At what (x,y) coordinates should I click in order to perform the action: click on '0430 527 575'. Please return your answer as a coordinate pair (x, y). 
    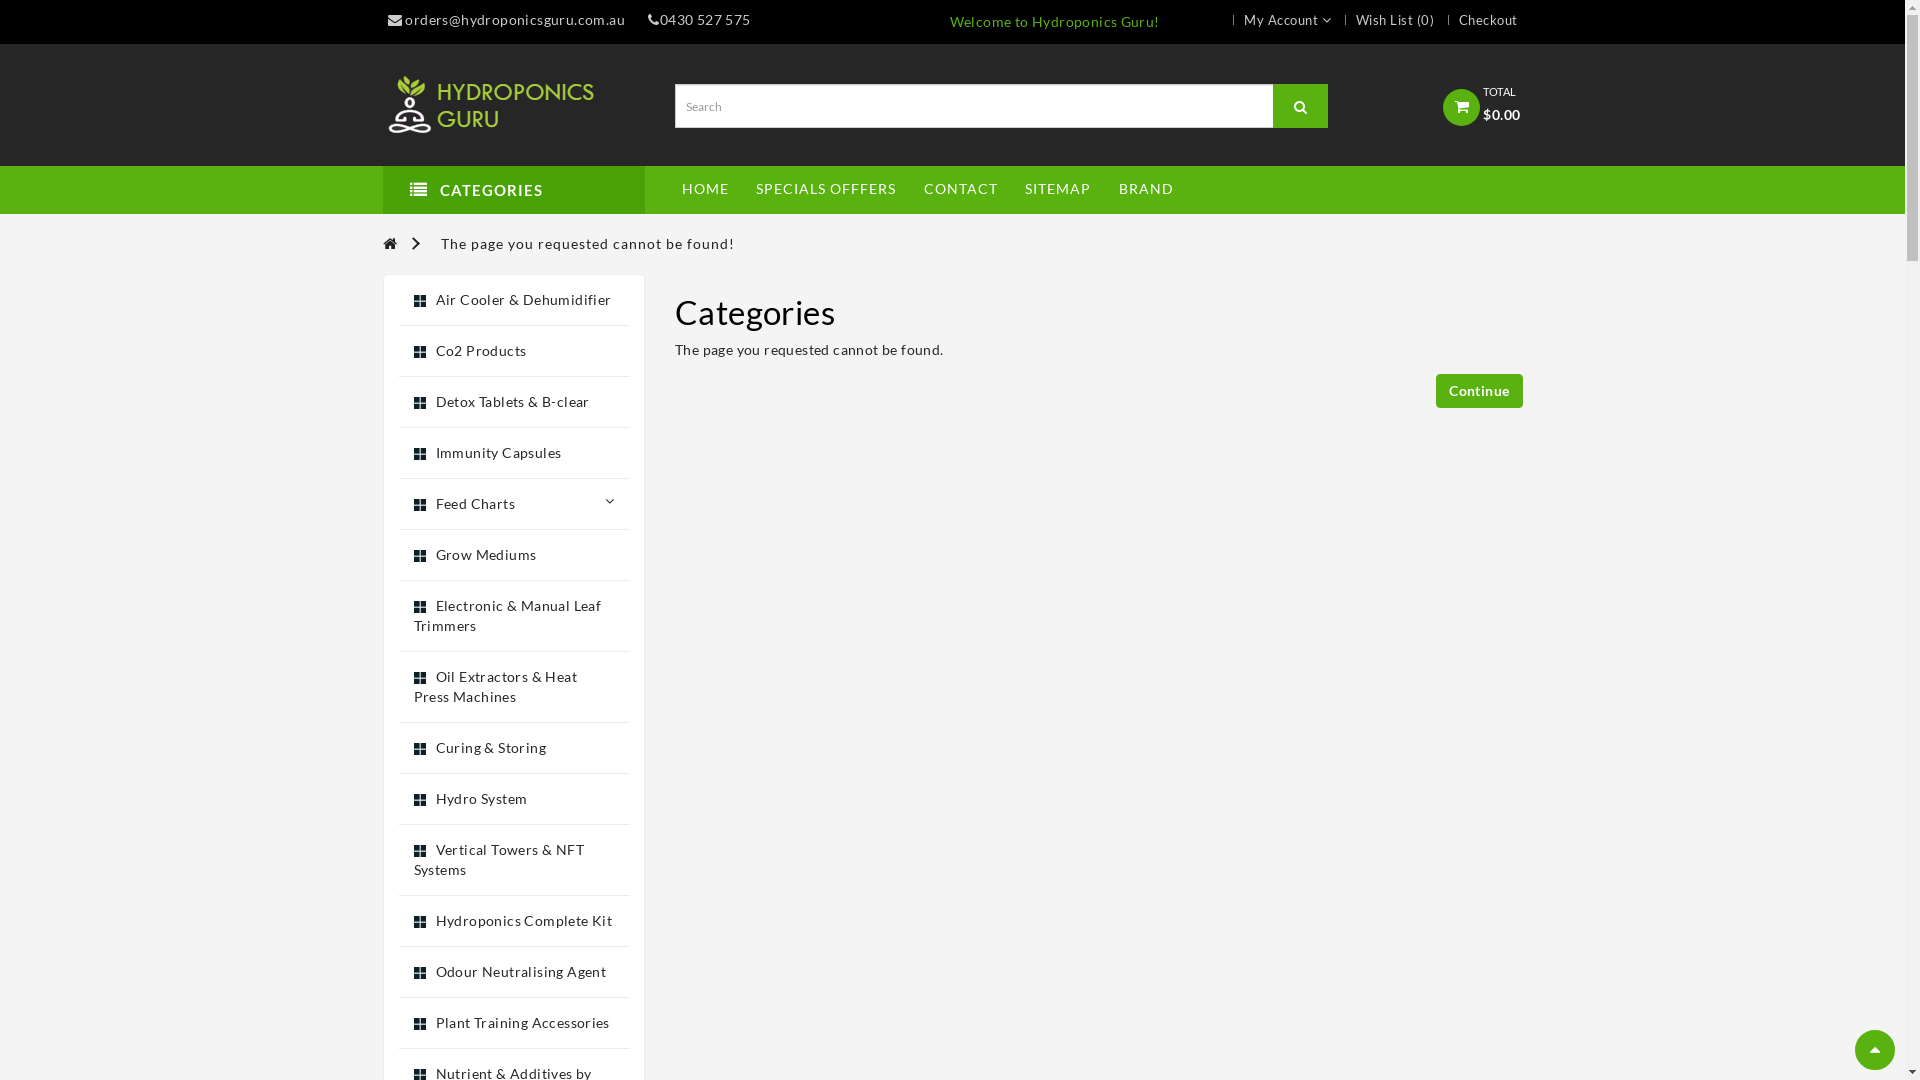
    Looking at the image, I should click on (648, 19).